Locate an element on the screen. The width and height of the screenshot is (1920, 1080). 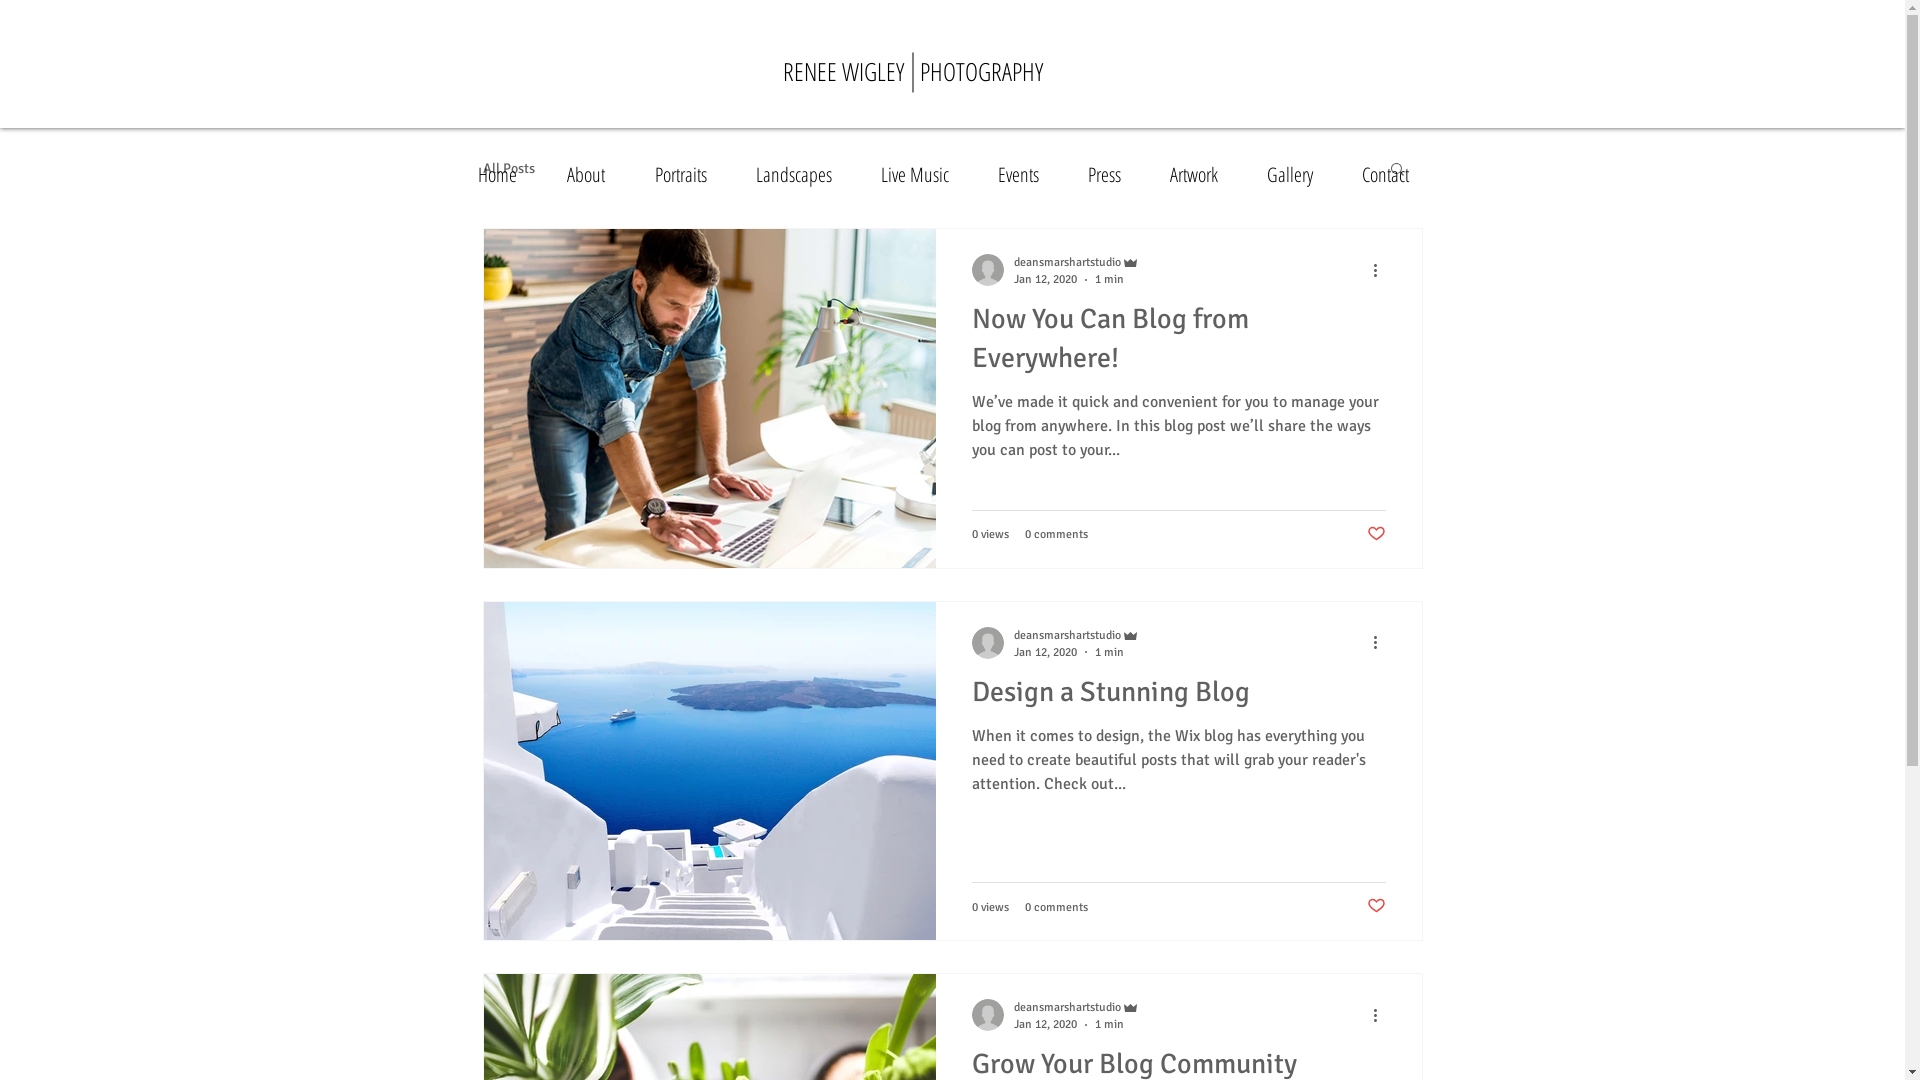
'Post not marked as liked' is located at coordinates (1374, 534).